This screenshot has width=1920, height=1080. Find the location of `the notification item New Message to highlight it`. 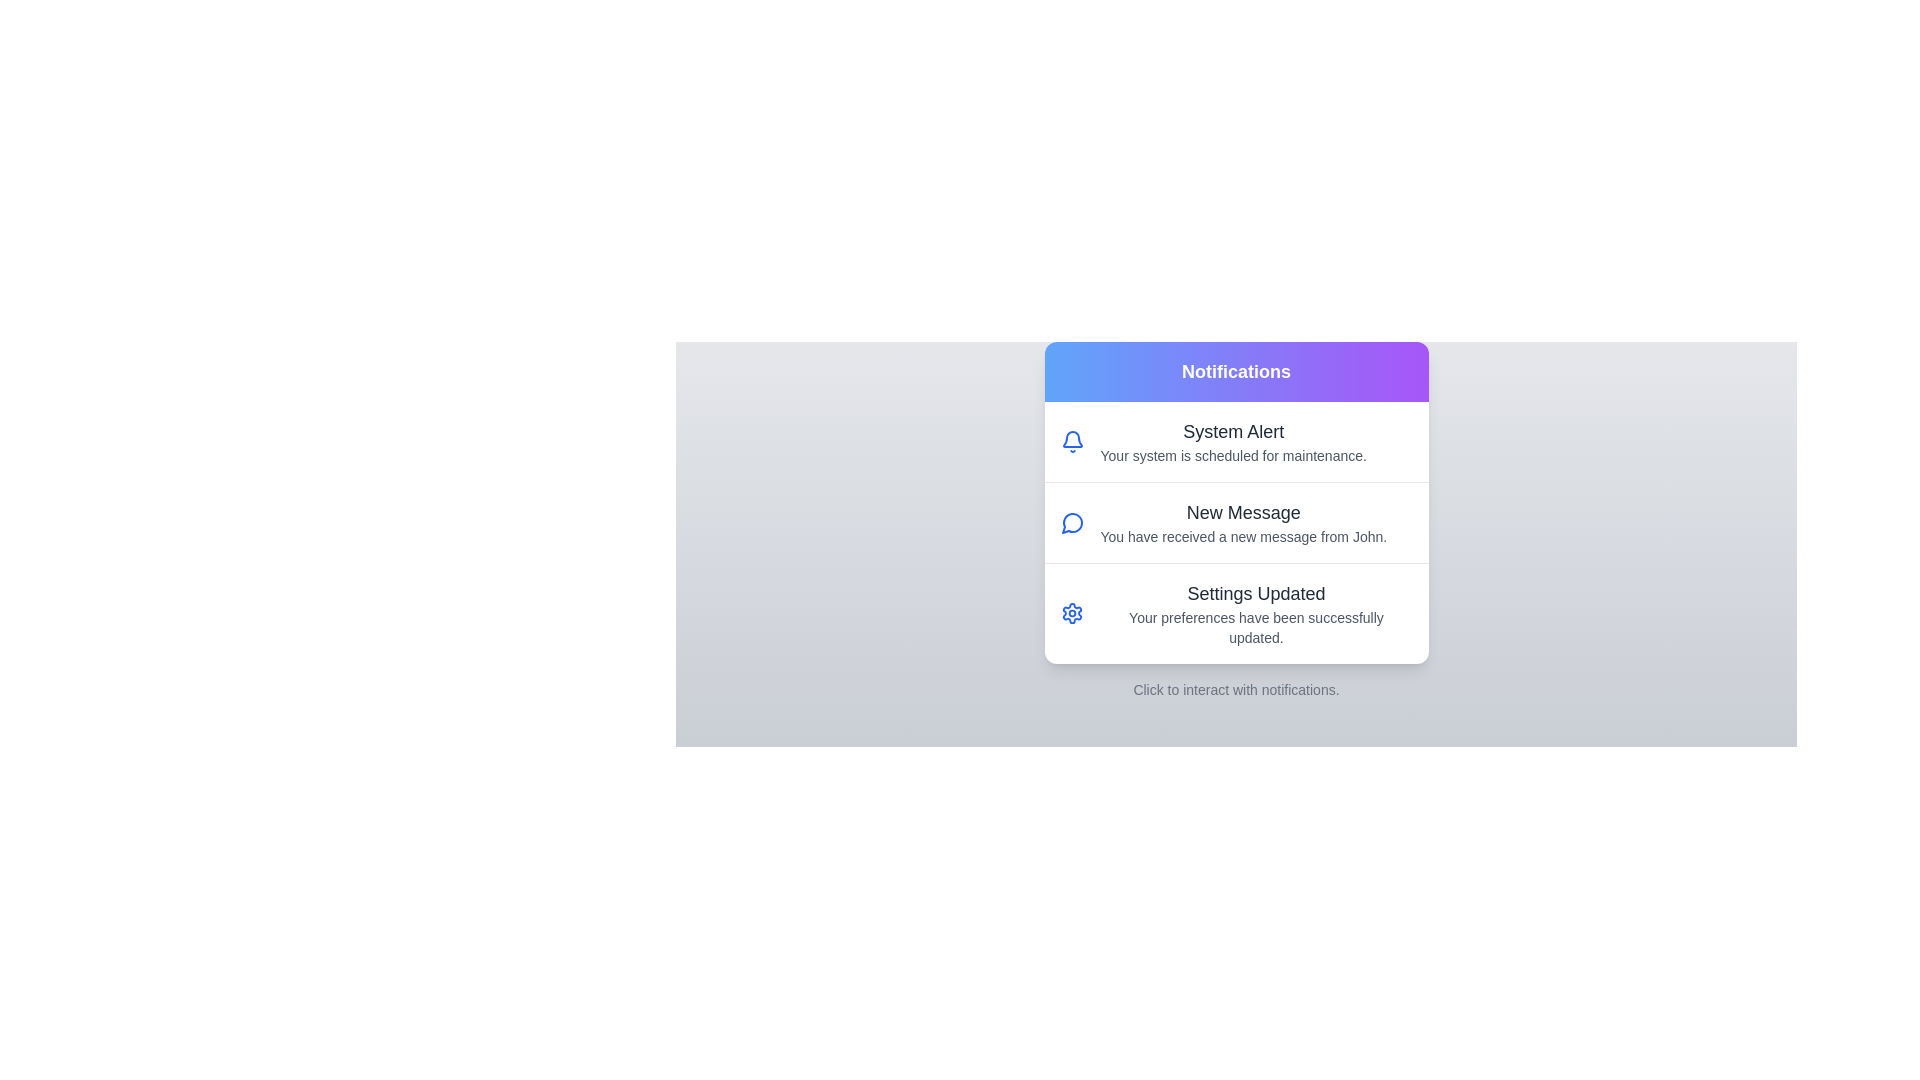

the notification item New Message to highlight it is located at coordinates (1235, 521).